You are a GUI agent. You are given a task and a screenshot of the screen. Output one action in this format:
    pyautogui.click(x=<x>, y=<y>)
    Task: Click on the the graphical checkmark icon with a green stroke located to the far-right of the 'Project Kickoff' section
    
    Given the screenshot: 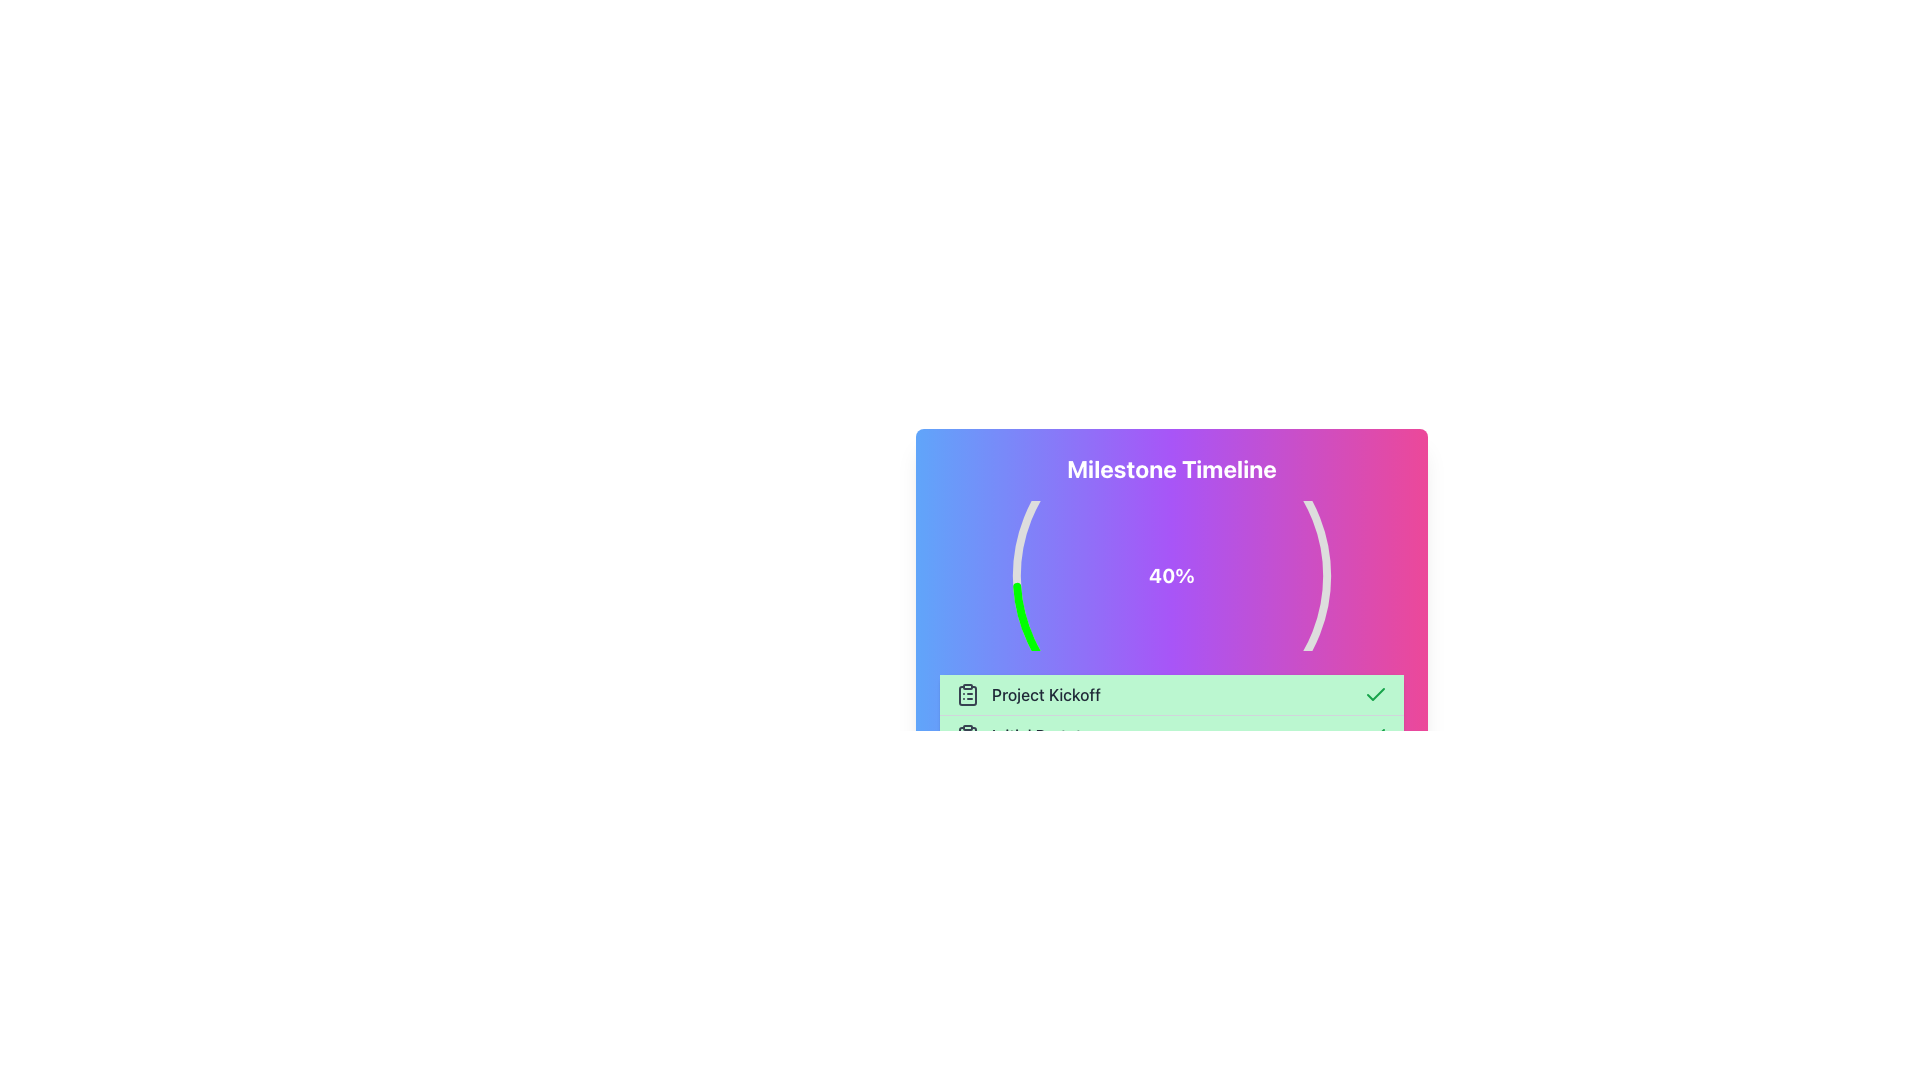 What is the action you would take?
    pyautogui.click(x=1375, y=693)
    